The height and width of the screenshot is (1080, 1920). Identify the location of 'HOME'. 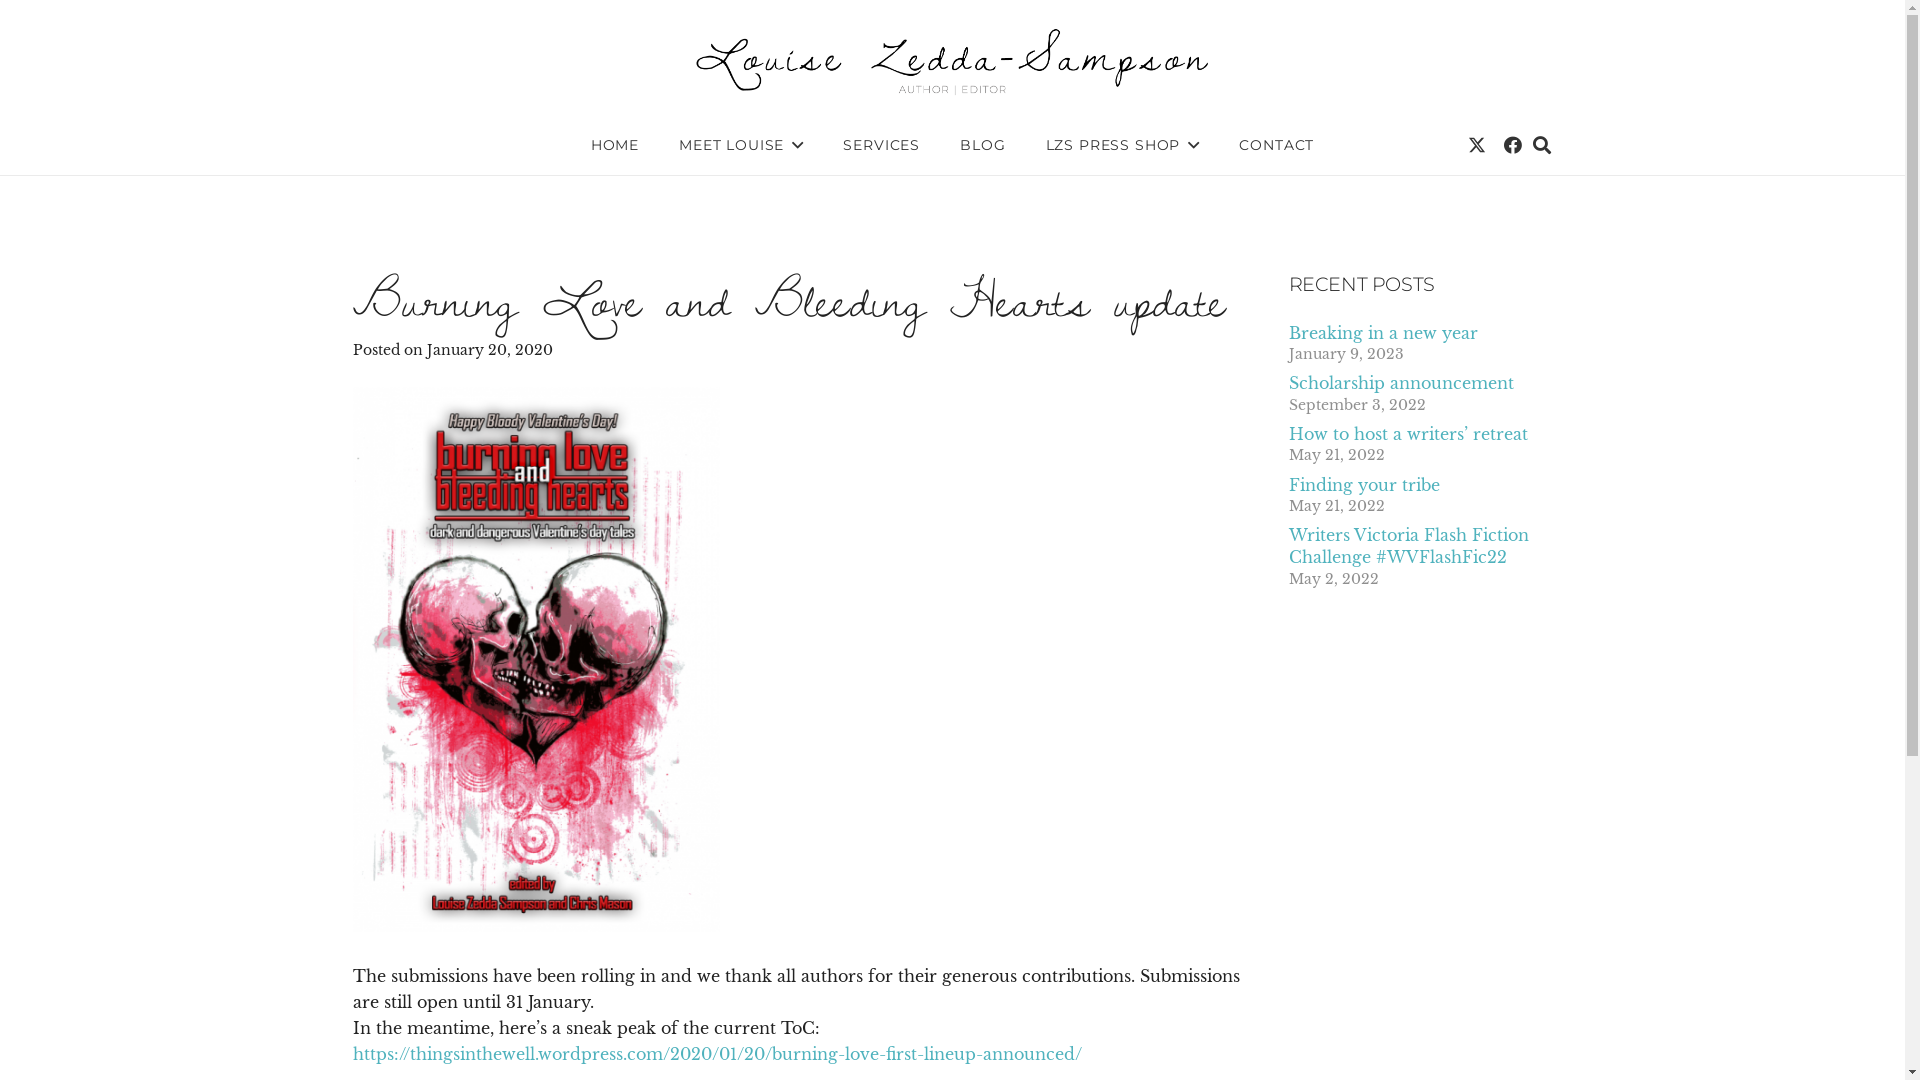
(613, 144).